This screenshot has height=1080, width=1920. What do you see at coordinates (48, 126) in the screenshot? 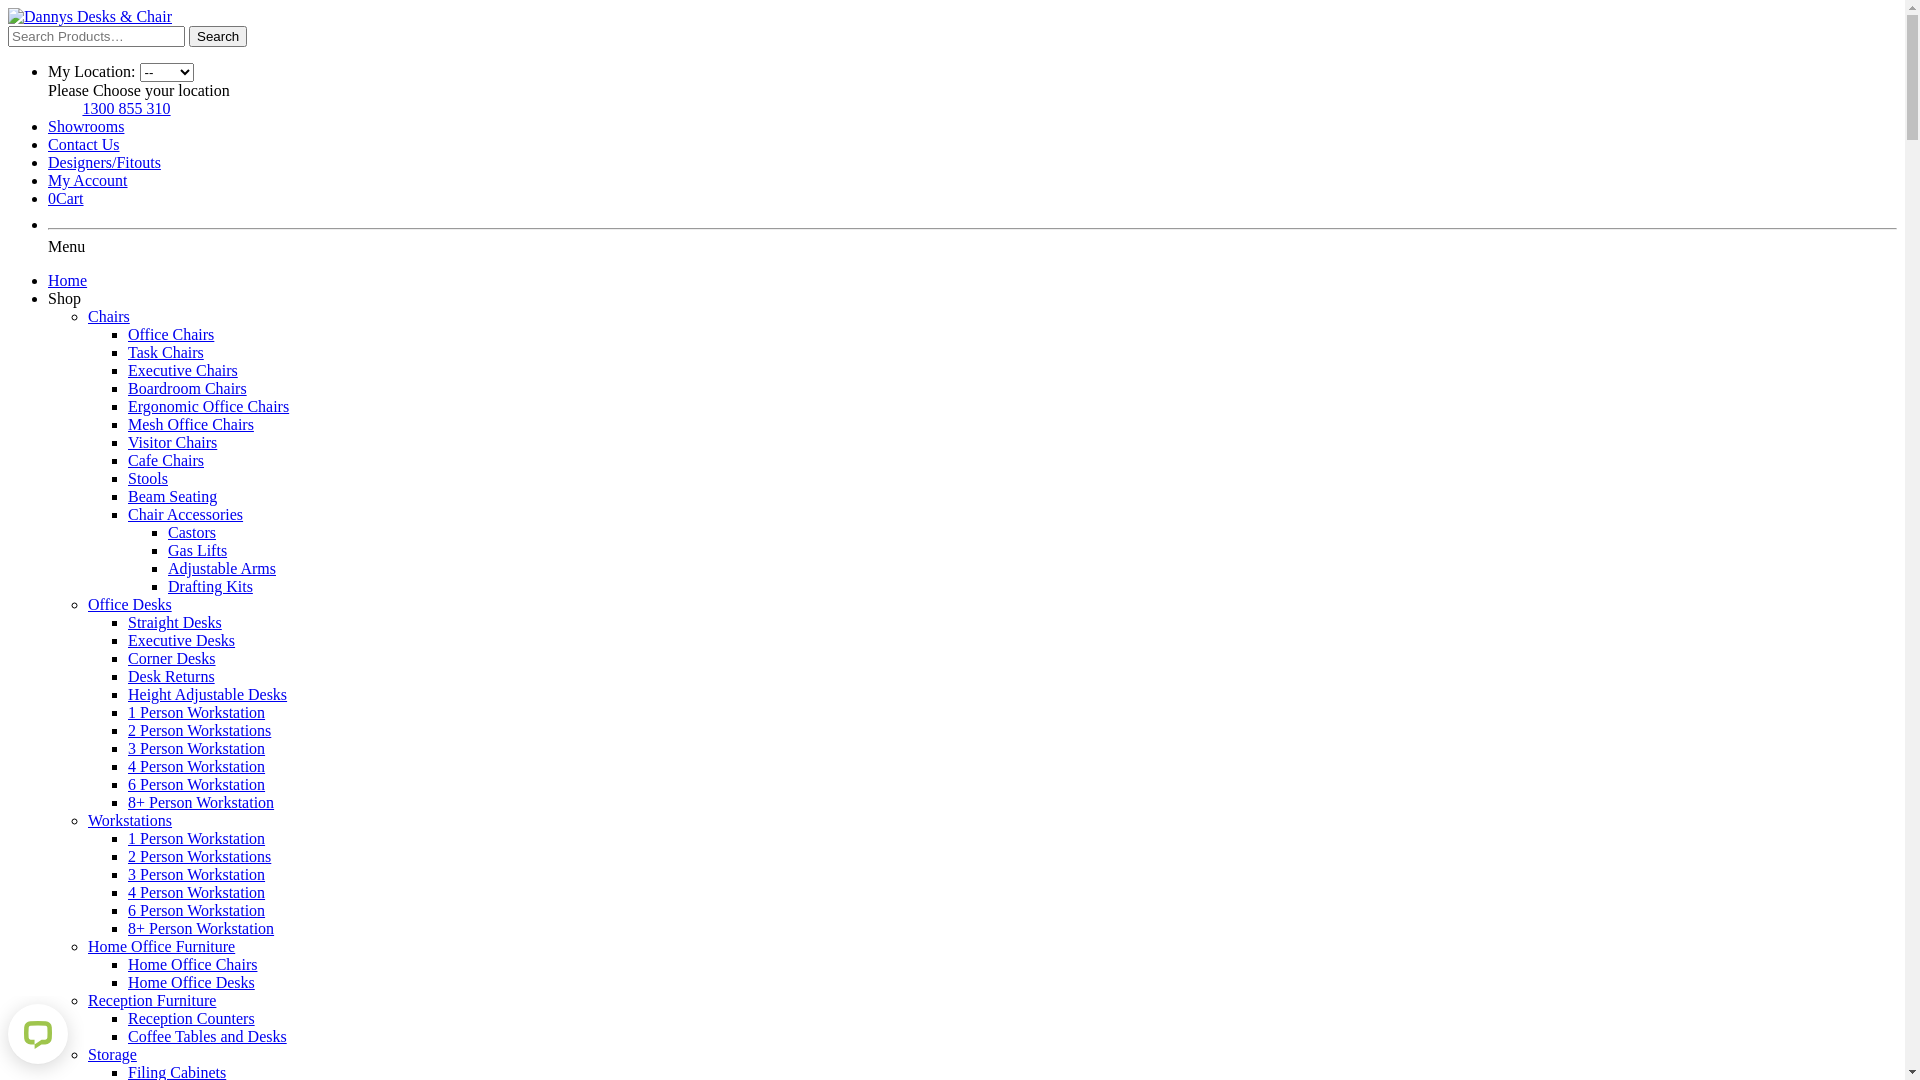
I see `'Showrooms'` at bounding box center [48, 126].